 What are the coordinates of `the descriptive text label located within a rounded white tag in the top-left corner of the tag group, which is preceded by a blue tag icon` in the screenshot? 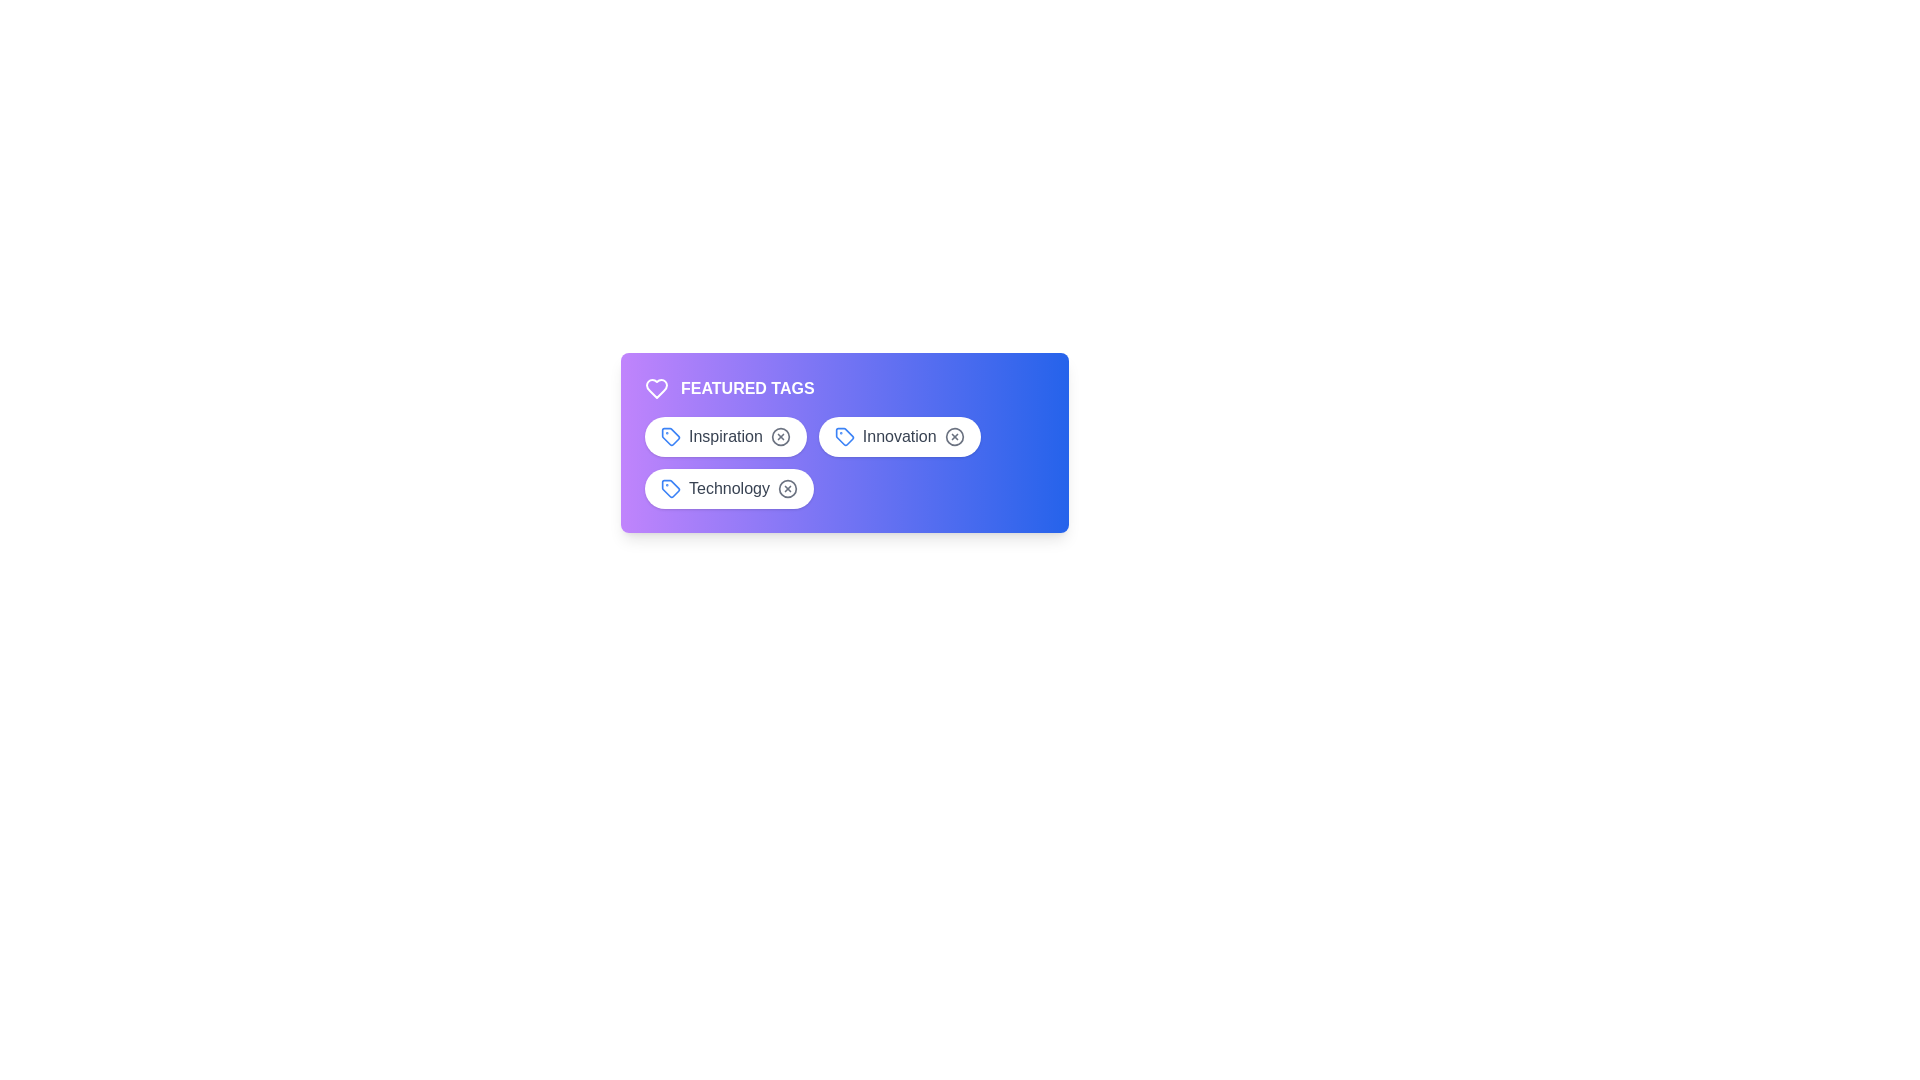 It's located at (724, 435).